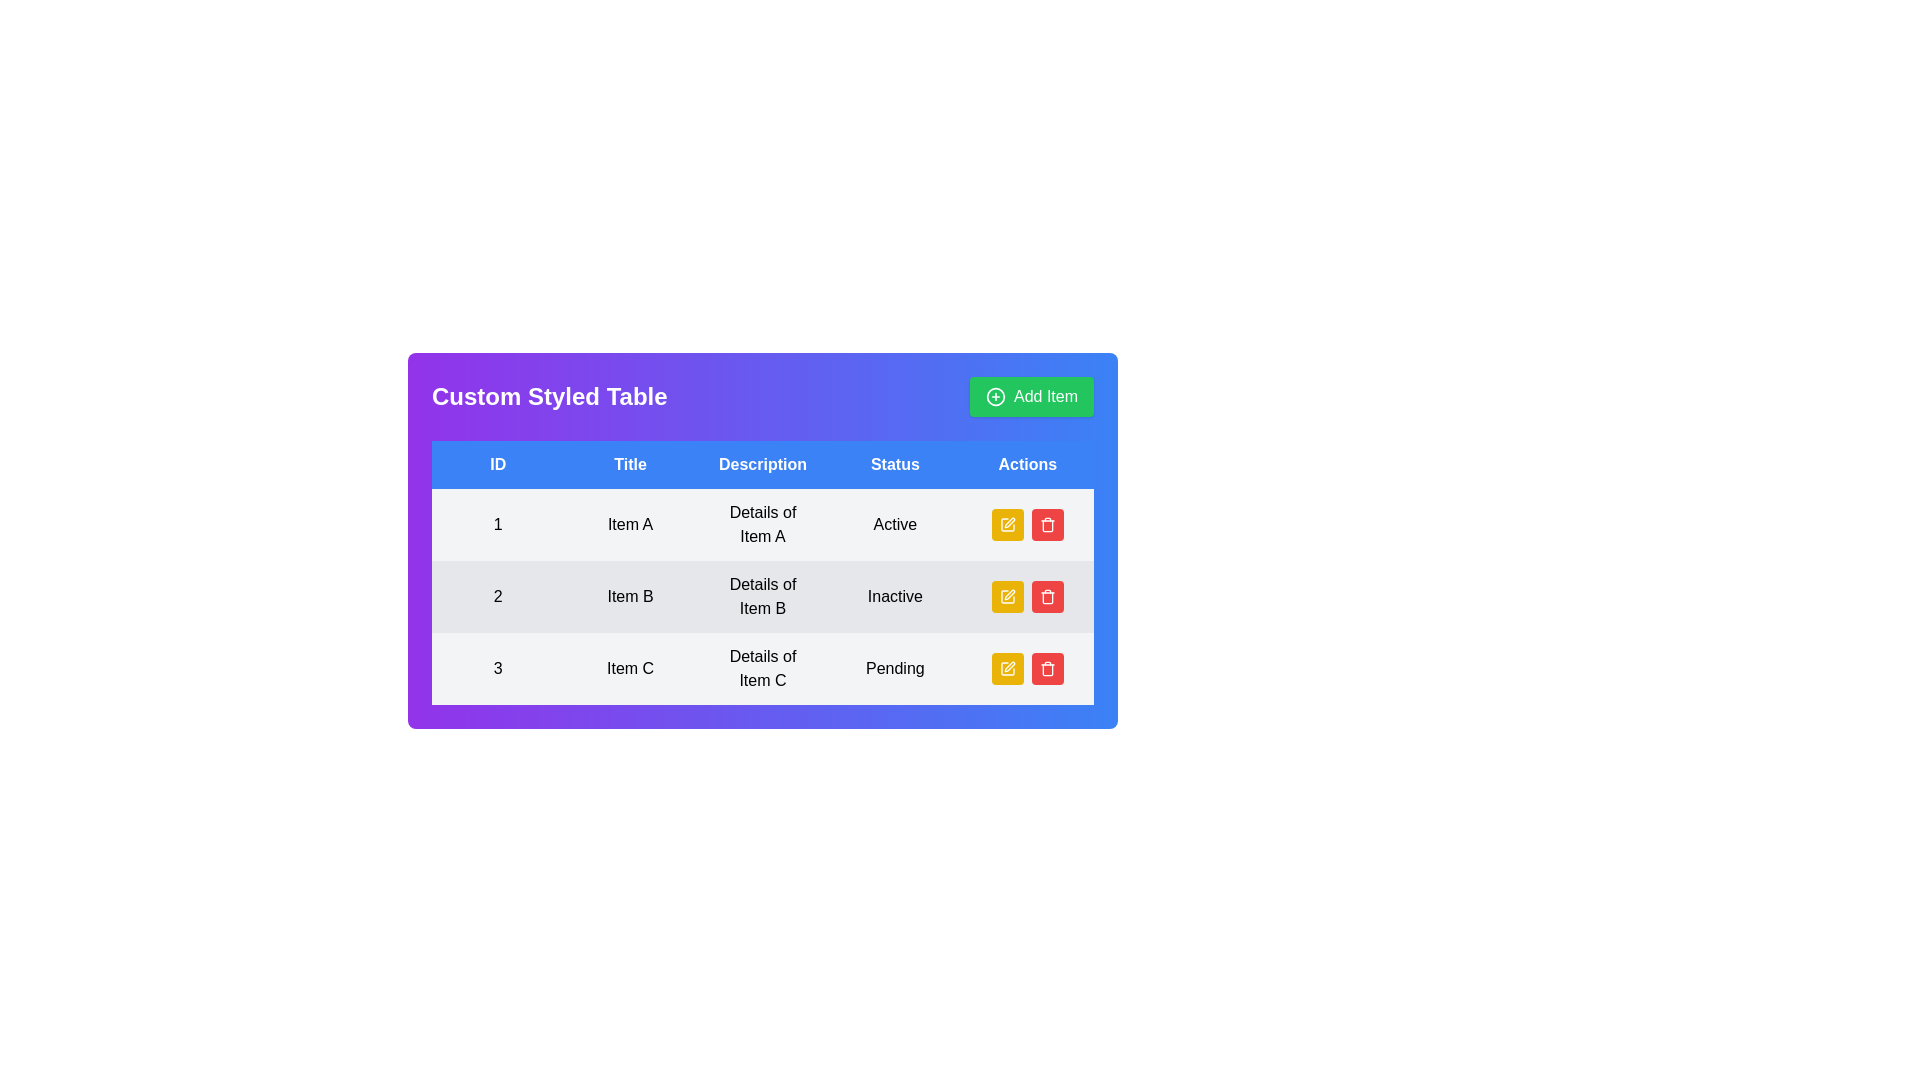  Describe the element at coordinates (1007, 668) in the screenshot. I see `the yellow button with a white edit icon in the 'Actions' column of the last row for 'Item C'` at that location.